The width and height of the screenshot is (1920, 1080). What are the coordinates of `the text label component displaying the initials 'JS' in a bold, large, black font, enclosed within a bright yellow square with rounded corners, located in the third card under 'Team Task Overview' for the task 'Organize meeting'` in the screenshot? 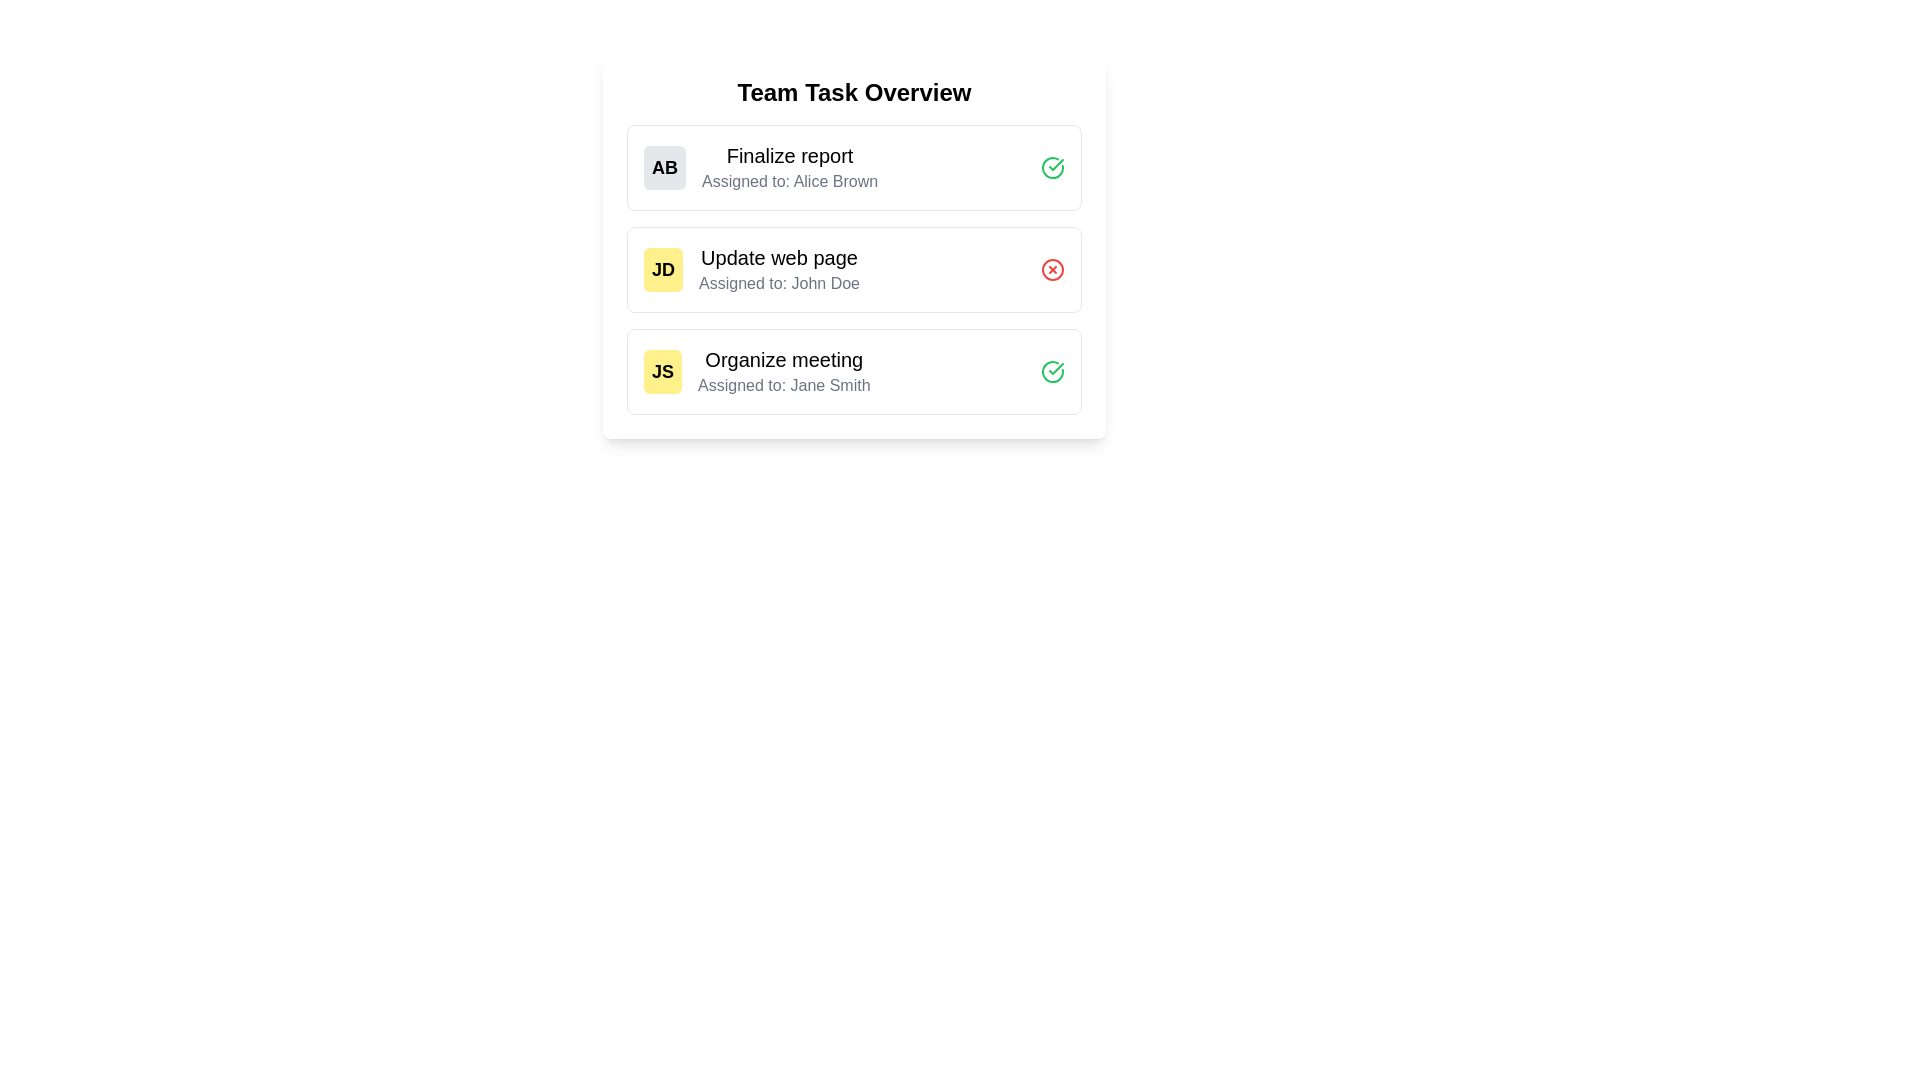 It's located at (662, 371).